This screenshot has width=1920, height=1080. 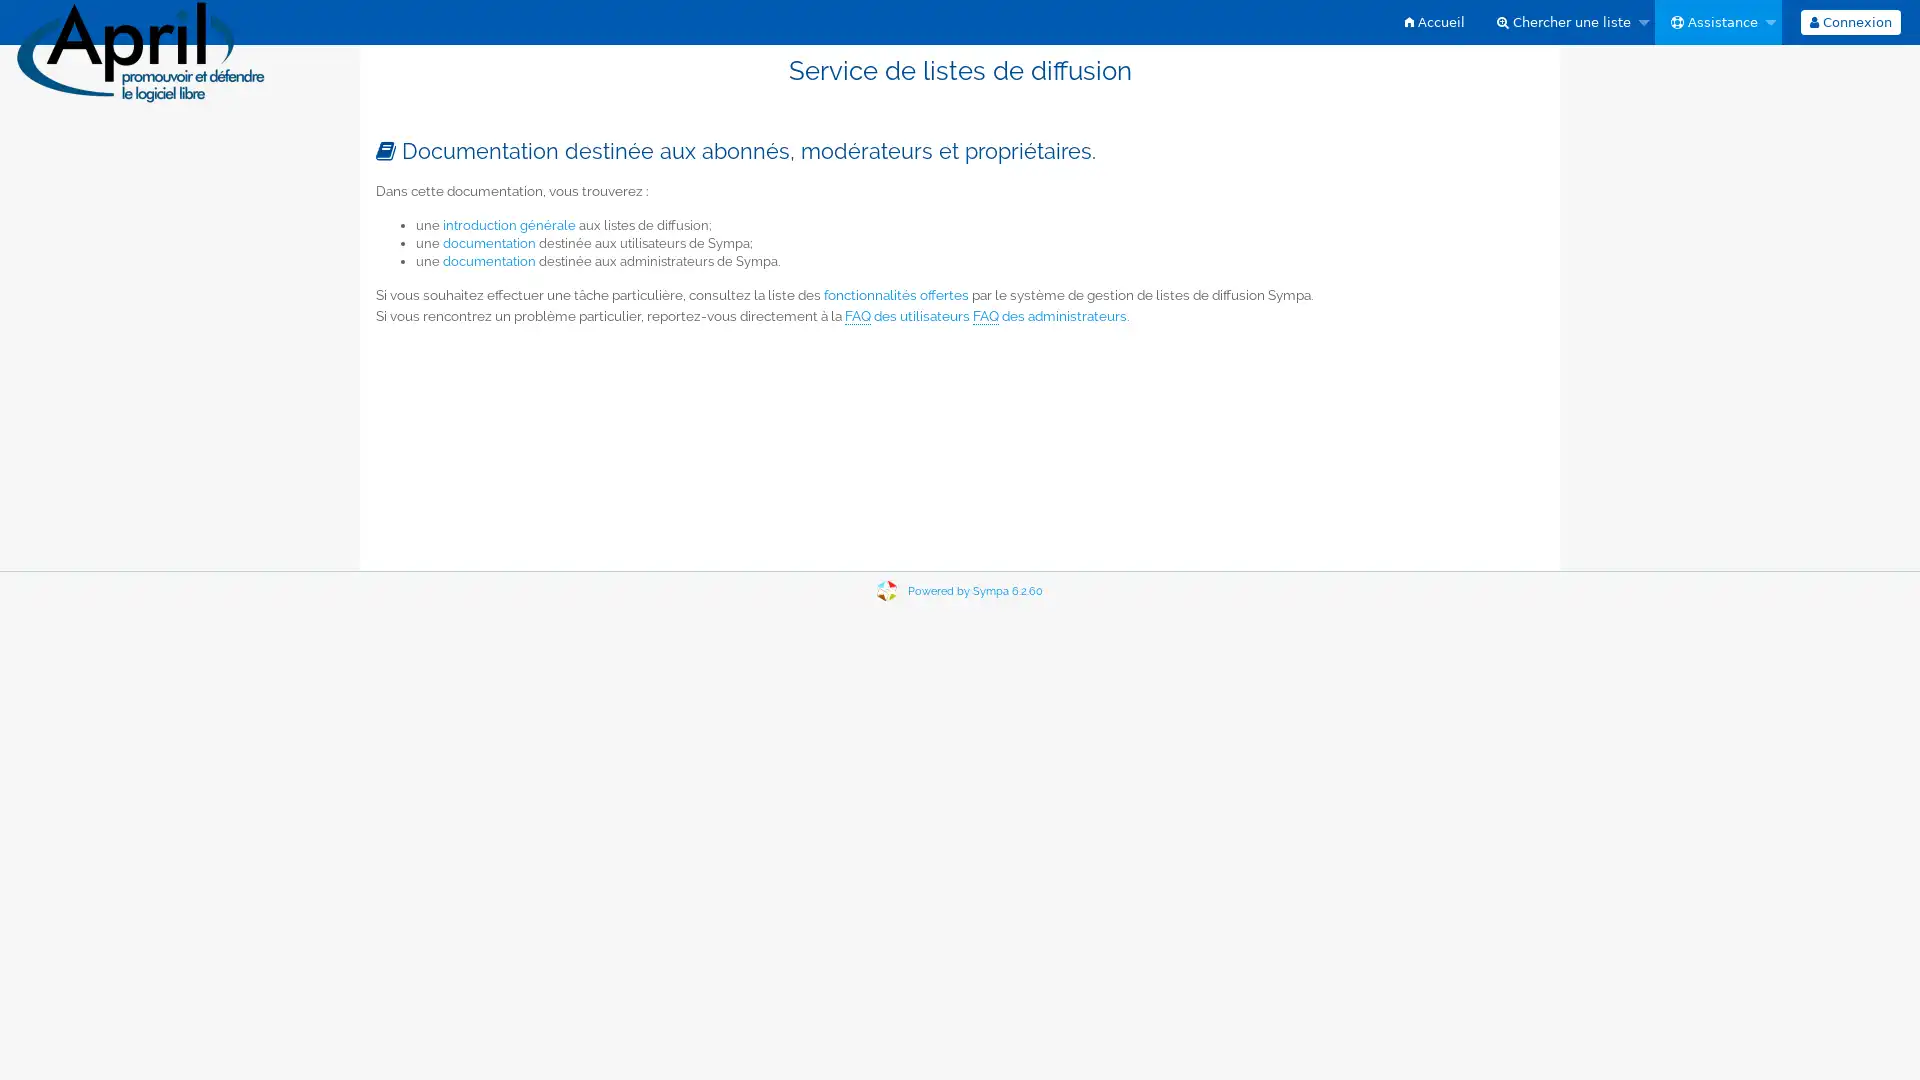 What do you see at coordinates (1848, 22) in the screenshot?
I see `Connexion` at bounding box center [1848, 22].